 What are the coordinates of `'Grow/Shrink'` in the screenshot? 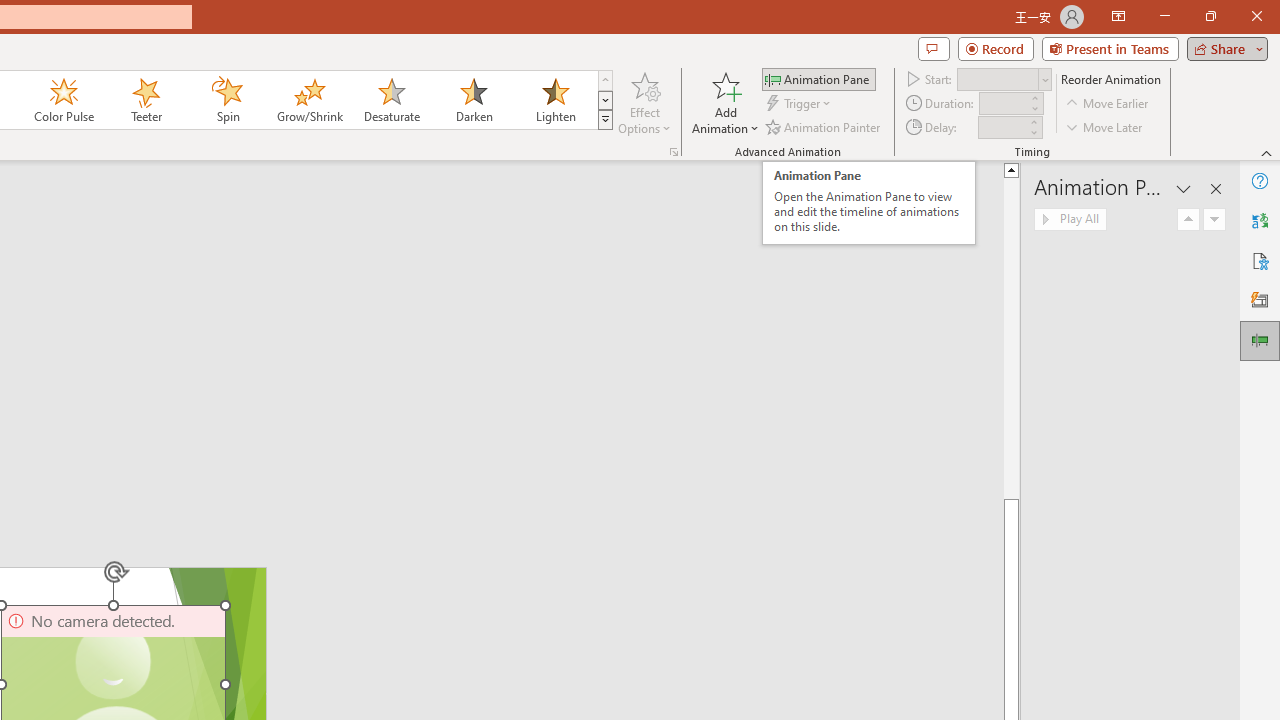 It's located at (308, 100).